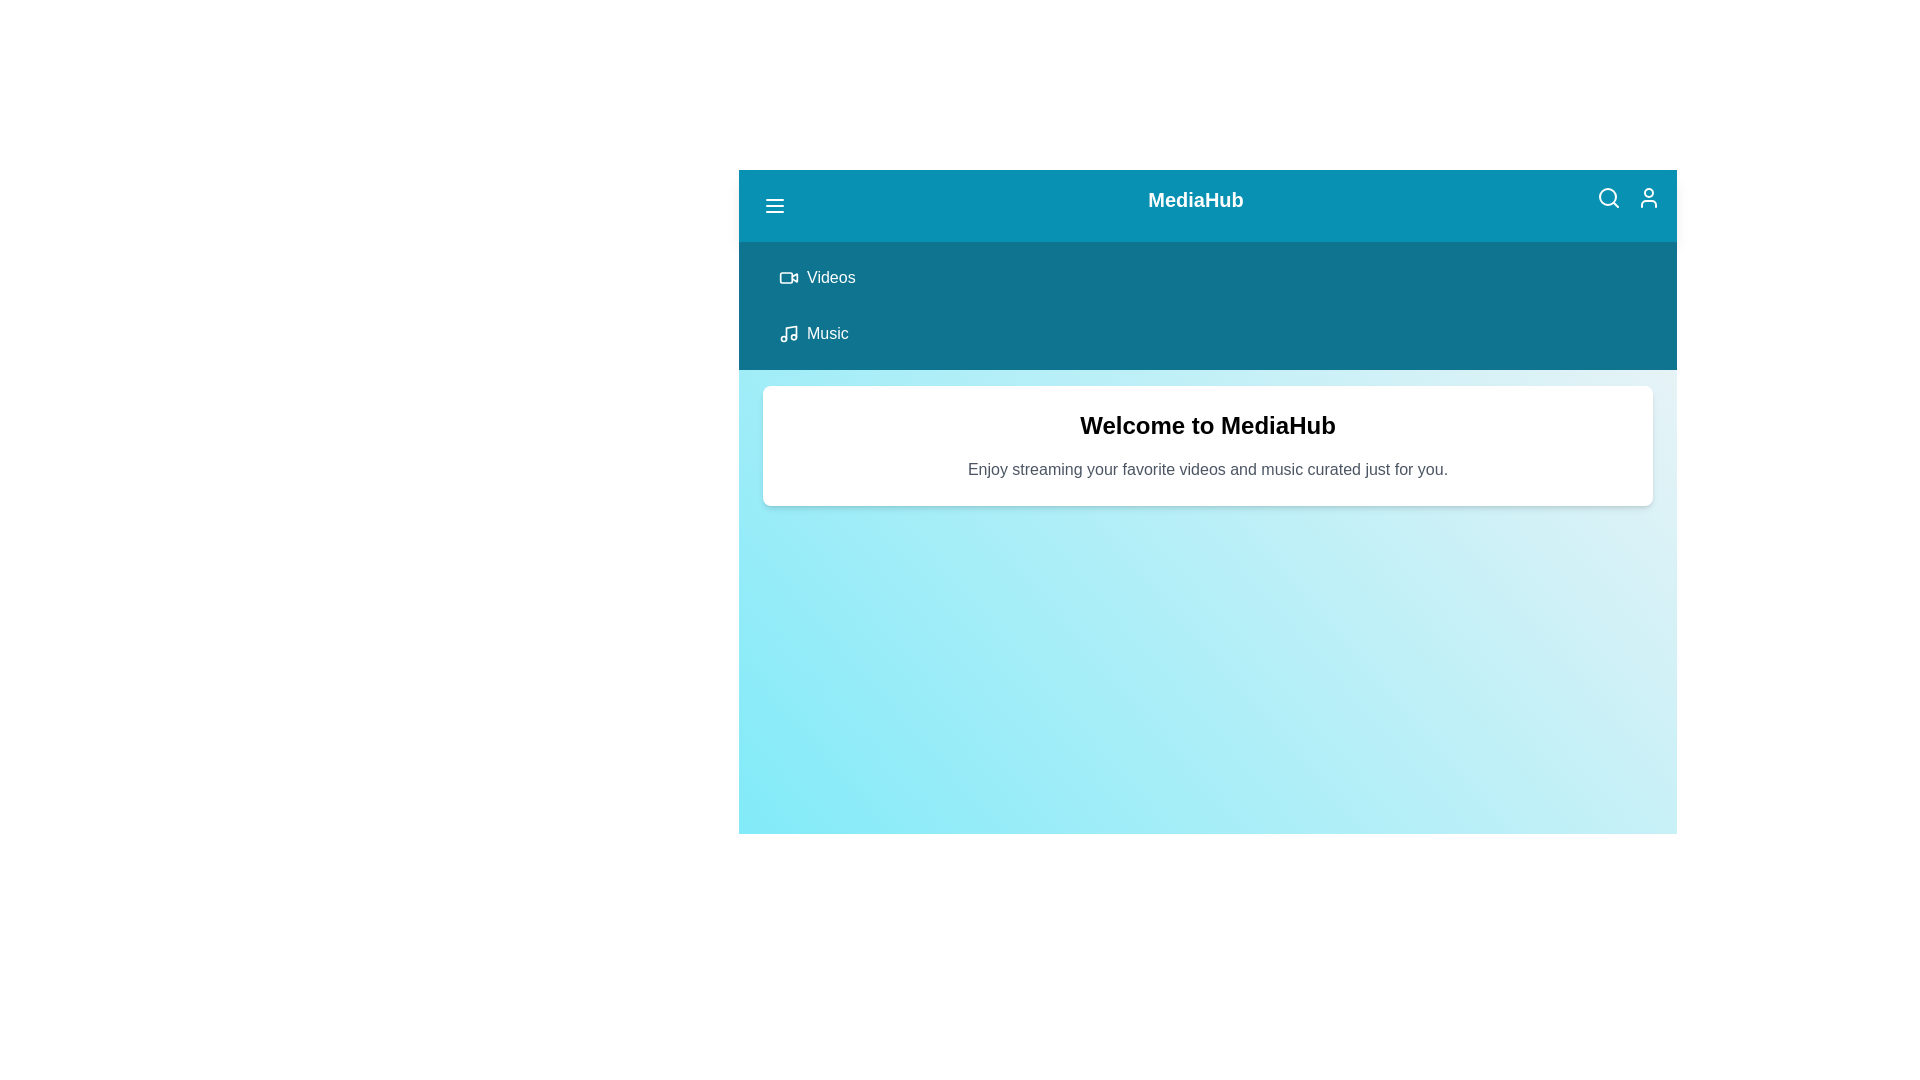  What do you see at coordinates (1608, 197) in the screenshot?
I see `the search icon to activate the search functionality` at bounding box center [1608, 197].